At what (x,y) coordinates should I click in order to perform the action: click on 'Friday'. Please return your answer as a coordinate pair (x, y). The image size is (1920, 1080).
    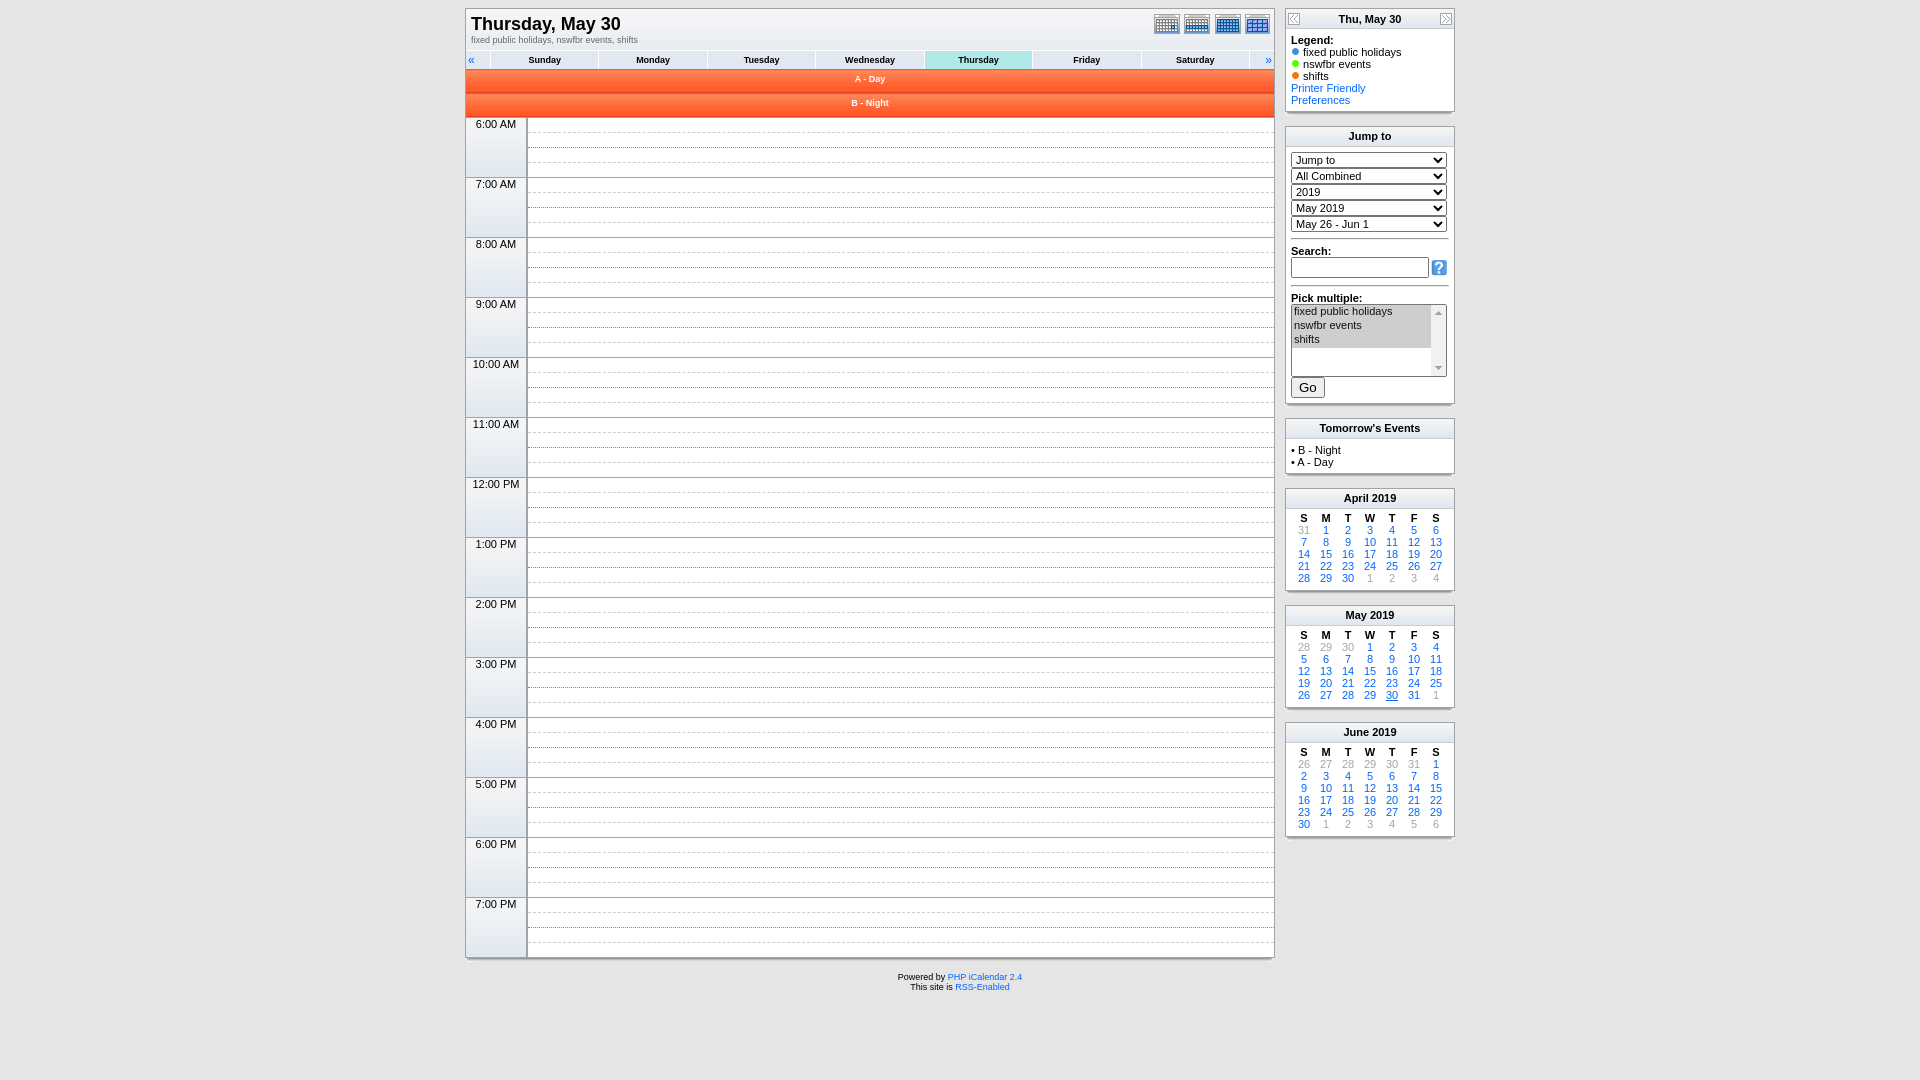
    Looking at the image, I should click on (1085, 59).